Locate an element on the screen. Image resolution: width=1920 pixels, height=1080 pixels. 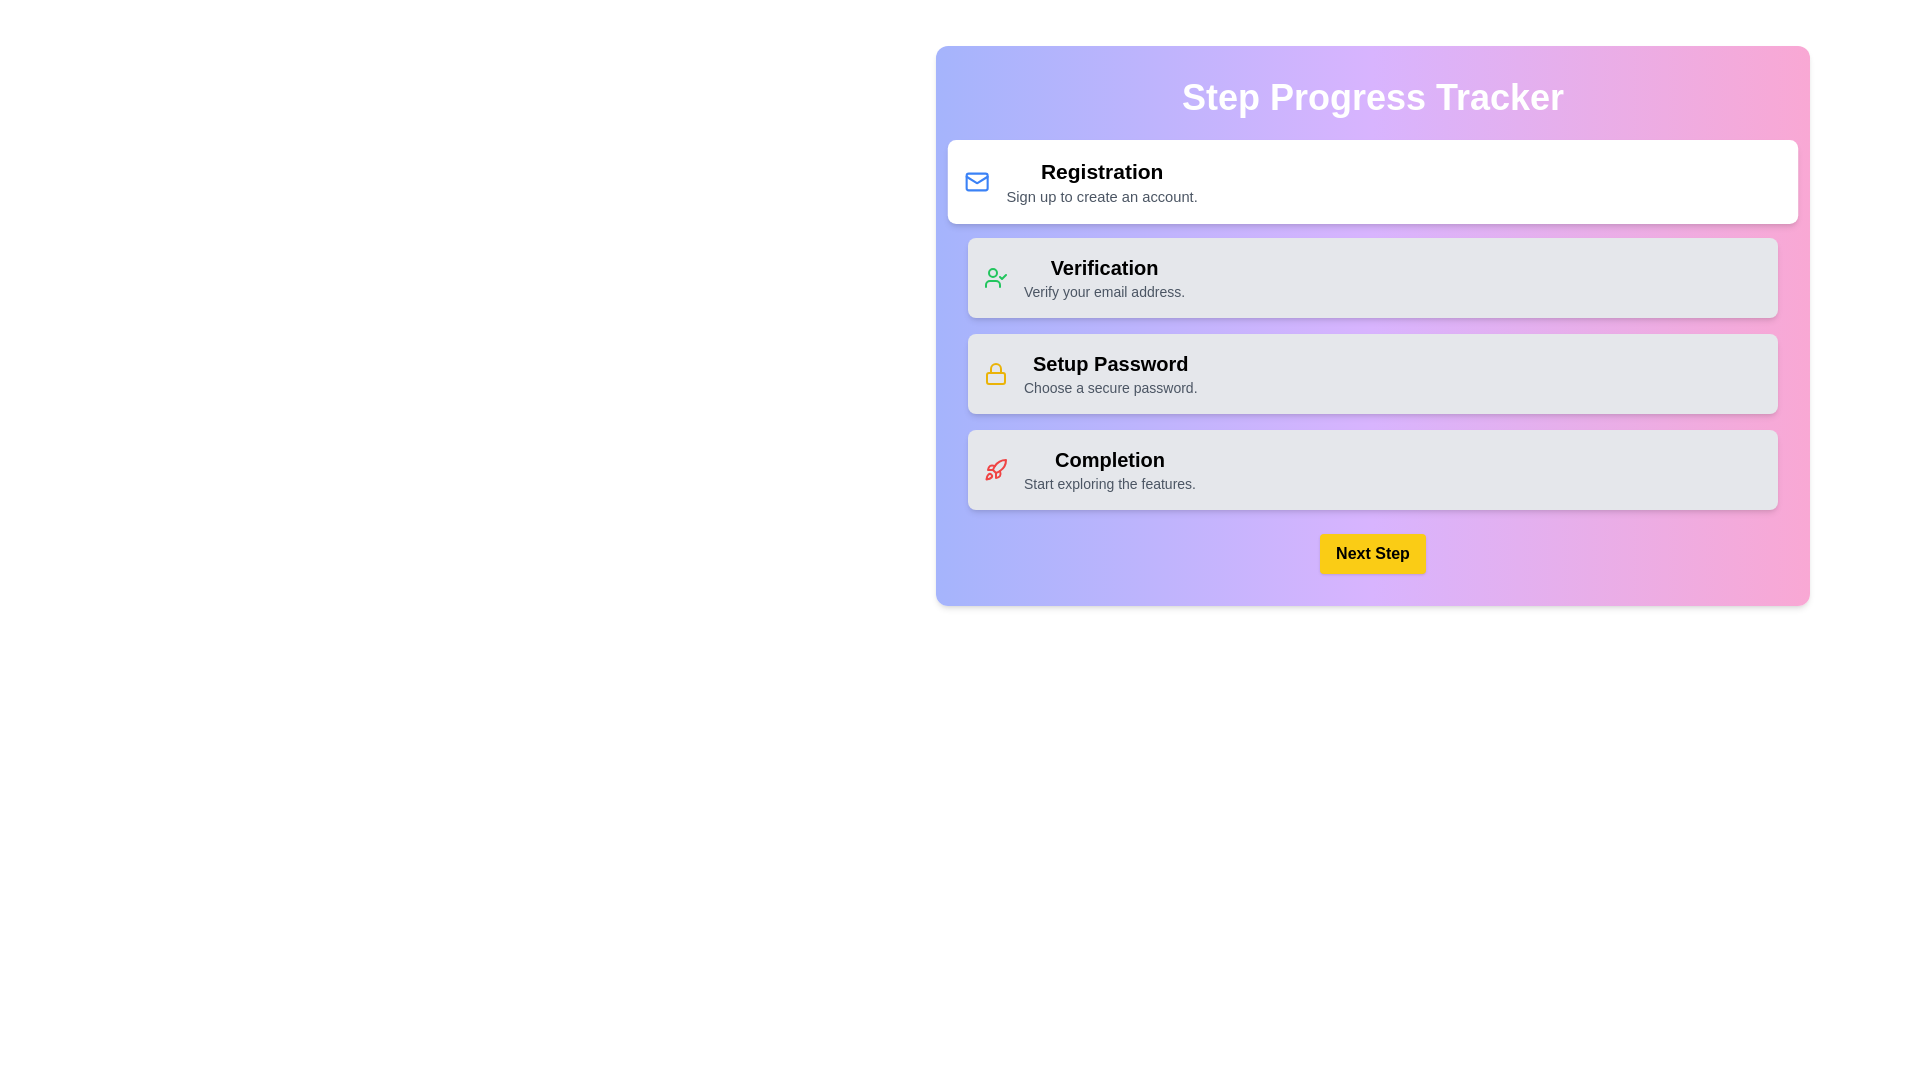
the bold text 'Completion' which is styled in a larger font size, located in a card with a light gray background, part of a step progress tracker is located at coordinates (1108, 459).